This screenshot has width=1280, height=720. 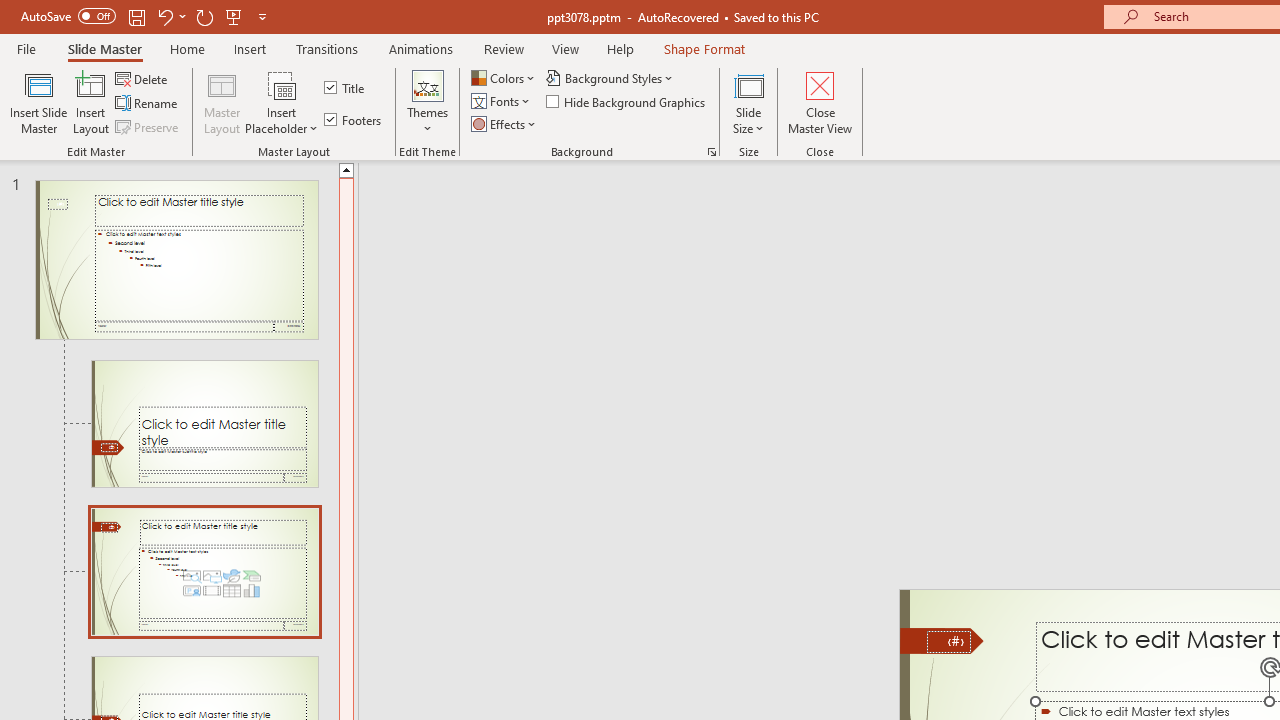 What do you see at coordinates (820, 103) in the screenshot?
I see `'Close Master View'` at bounding box center [820, 103].